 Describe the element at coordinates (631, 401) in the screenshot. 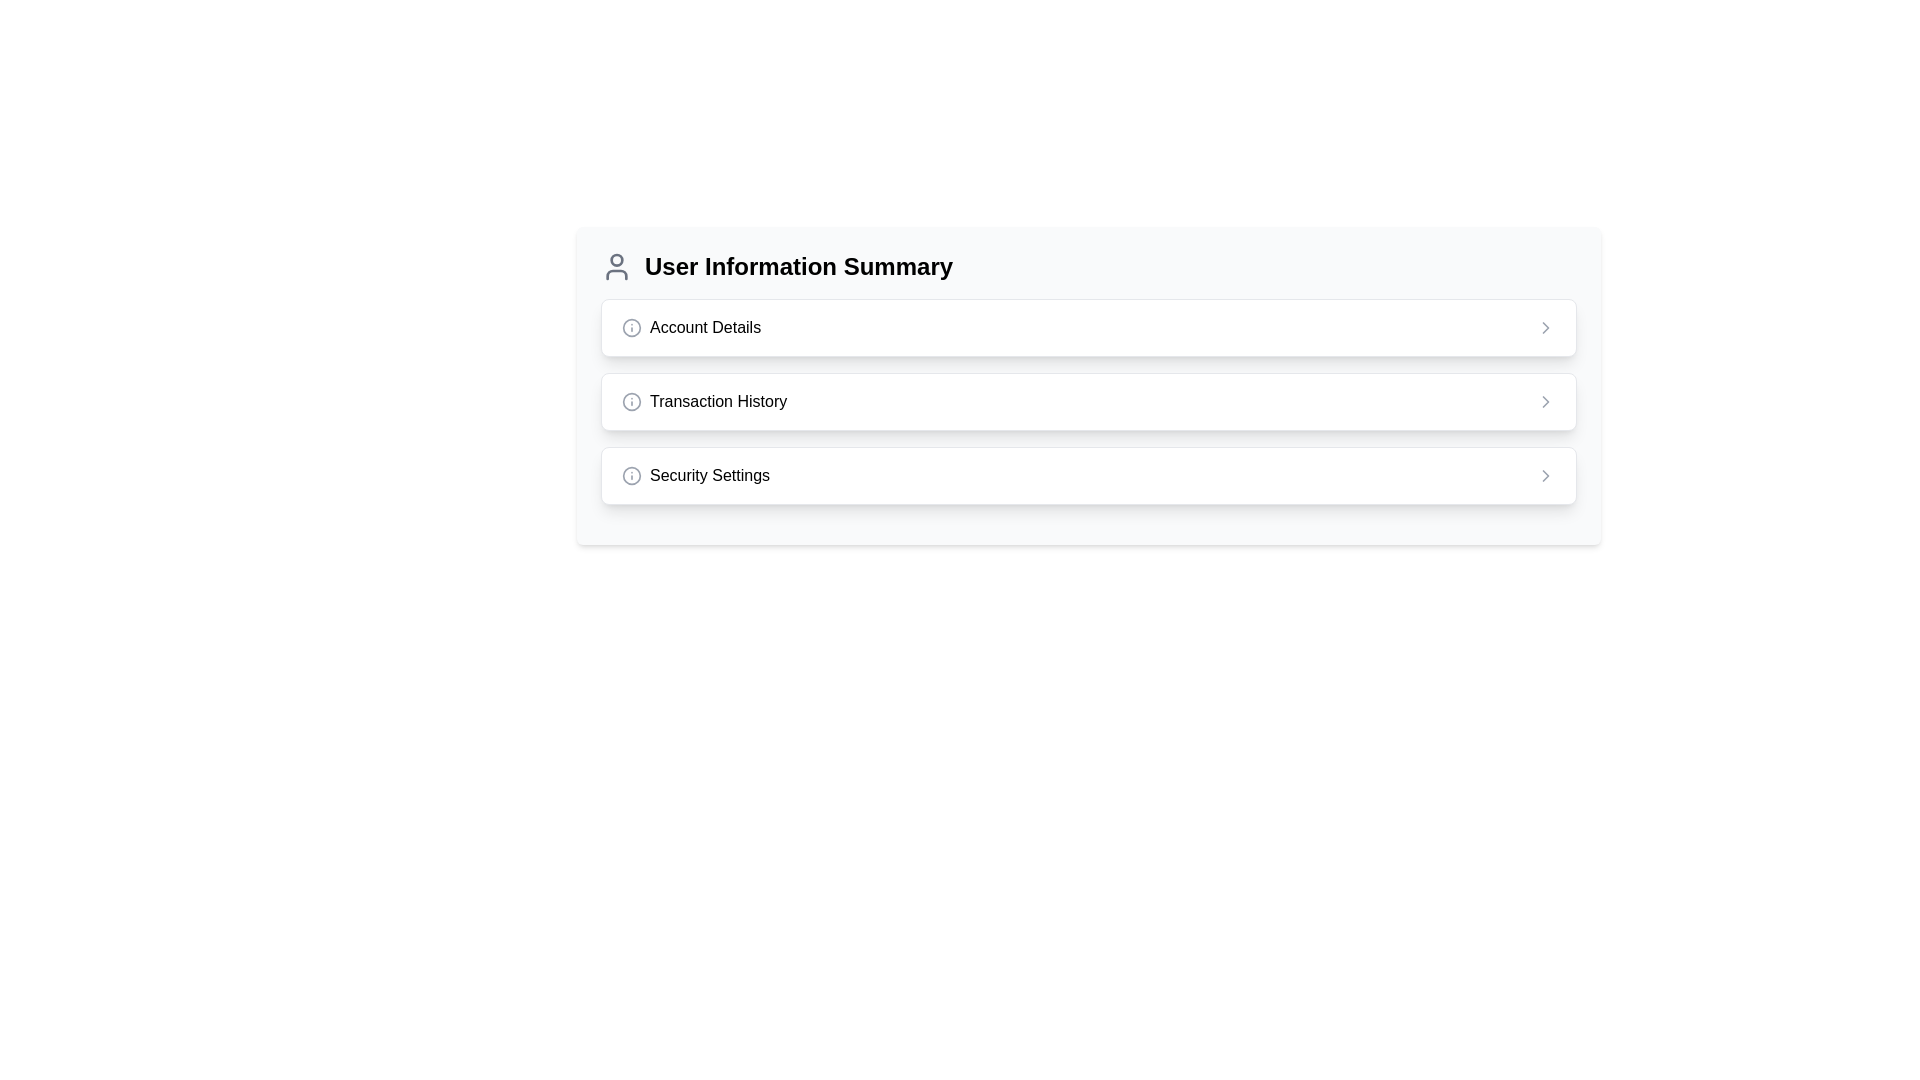

I see `the icon positioned to the left of the 'Transaction History' label to obtain further details` at that location.